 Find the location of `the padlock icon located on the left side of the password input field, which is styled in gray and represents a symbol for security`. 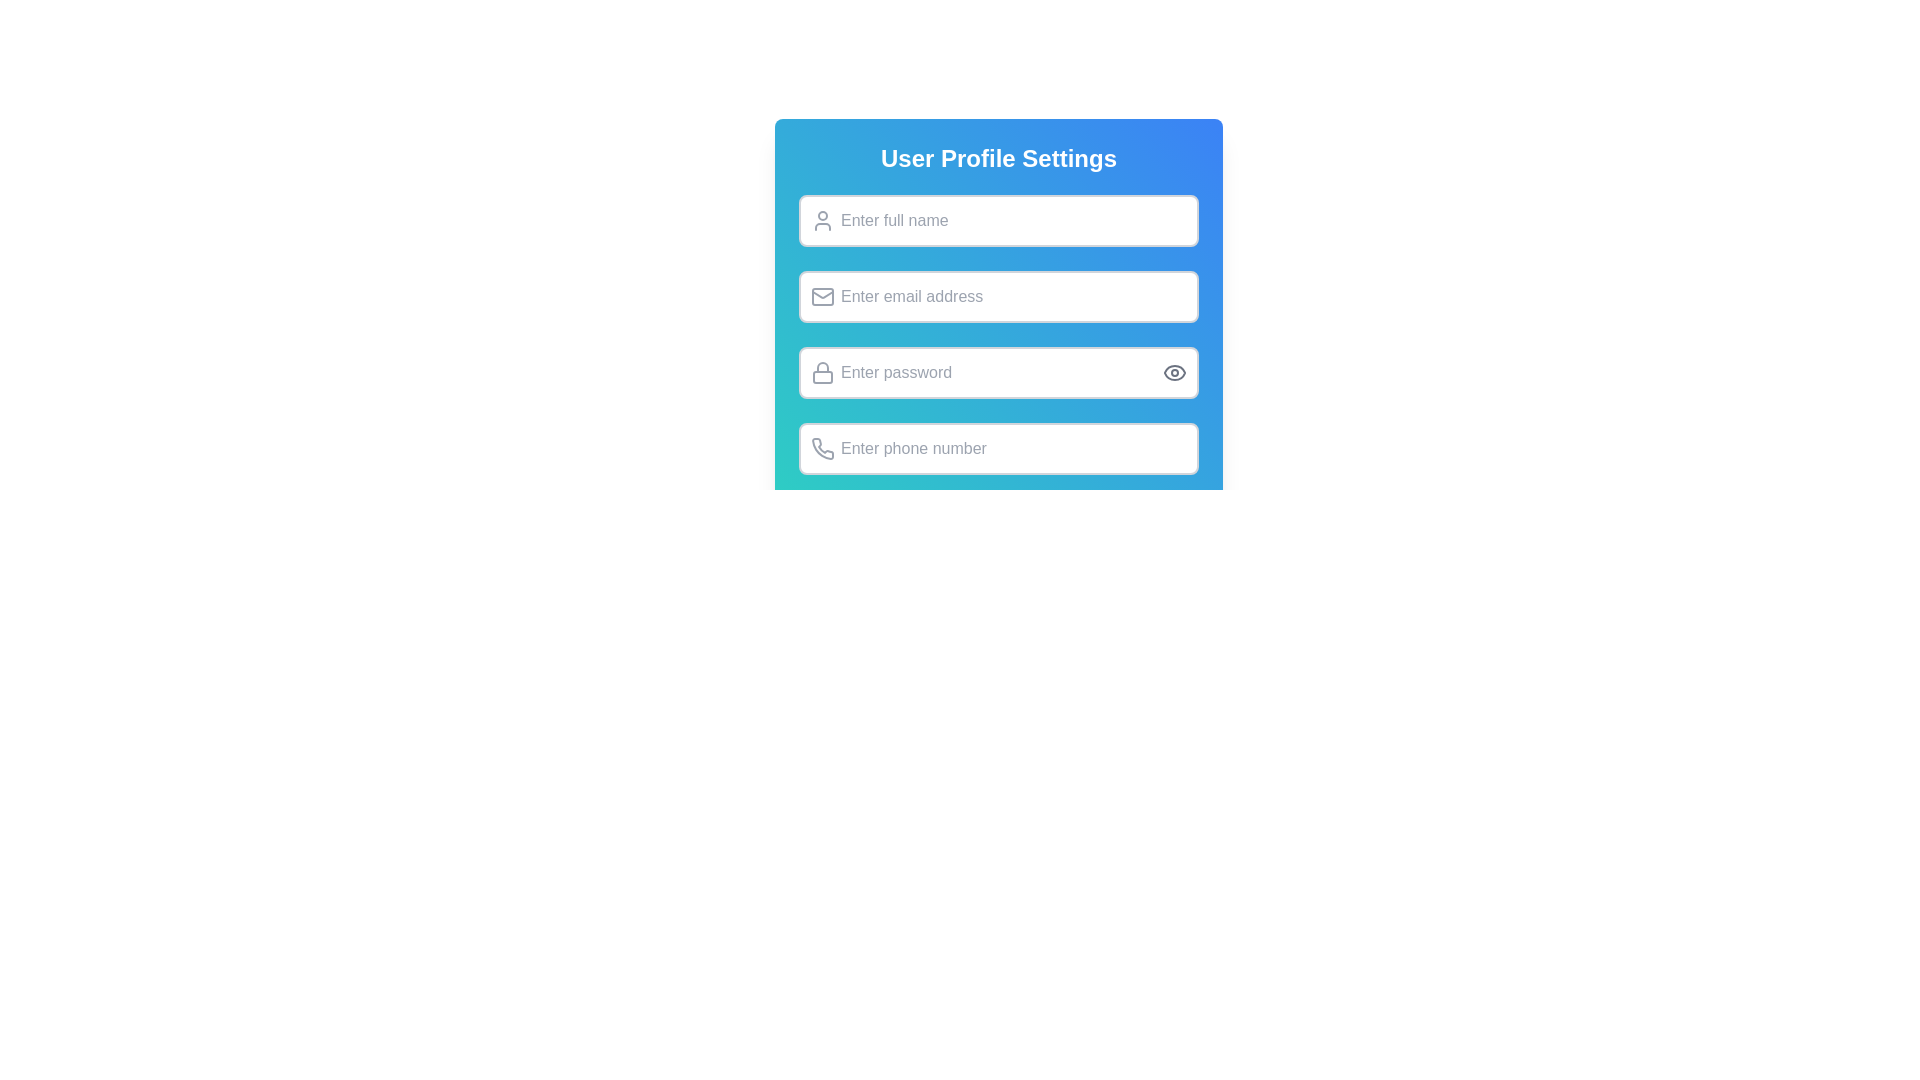

the padlock icon located on the left side of the password input field, which is styled in gray and represents a symbol for security is located at coordinates (822, 373).